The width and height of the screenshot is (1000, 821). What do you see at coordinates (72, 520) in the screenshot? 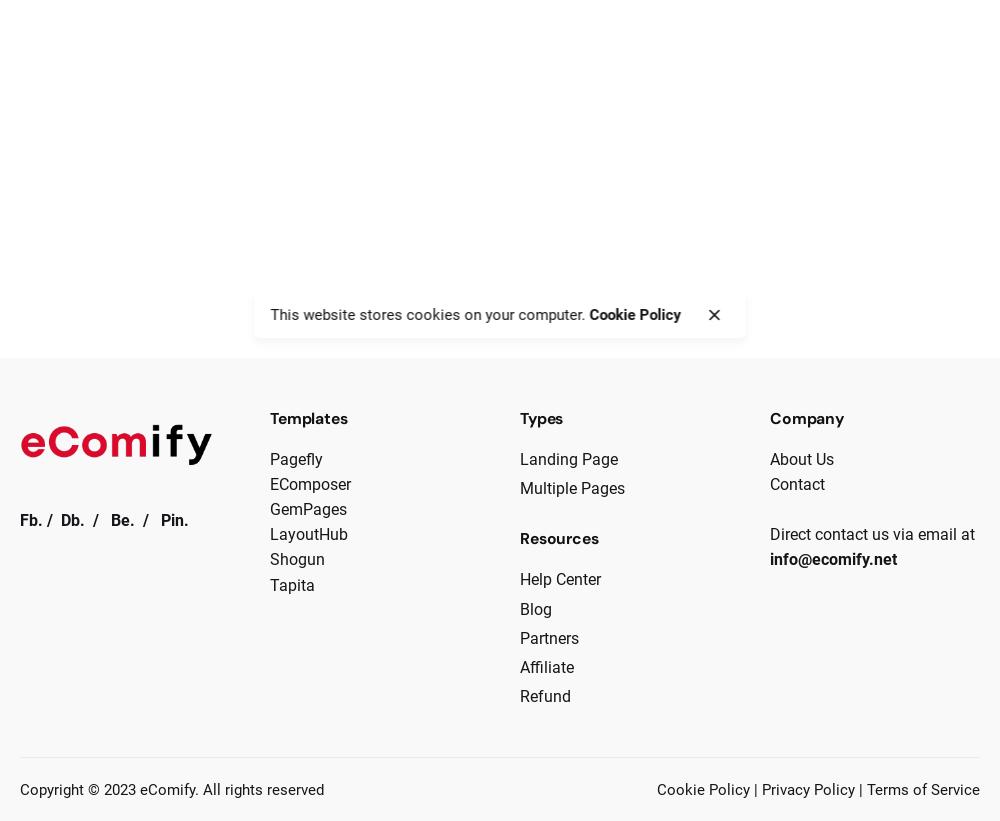
I see `'Db.'` at bounding box center [72, 520].